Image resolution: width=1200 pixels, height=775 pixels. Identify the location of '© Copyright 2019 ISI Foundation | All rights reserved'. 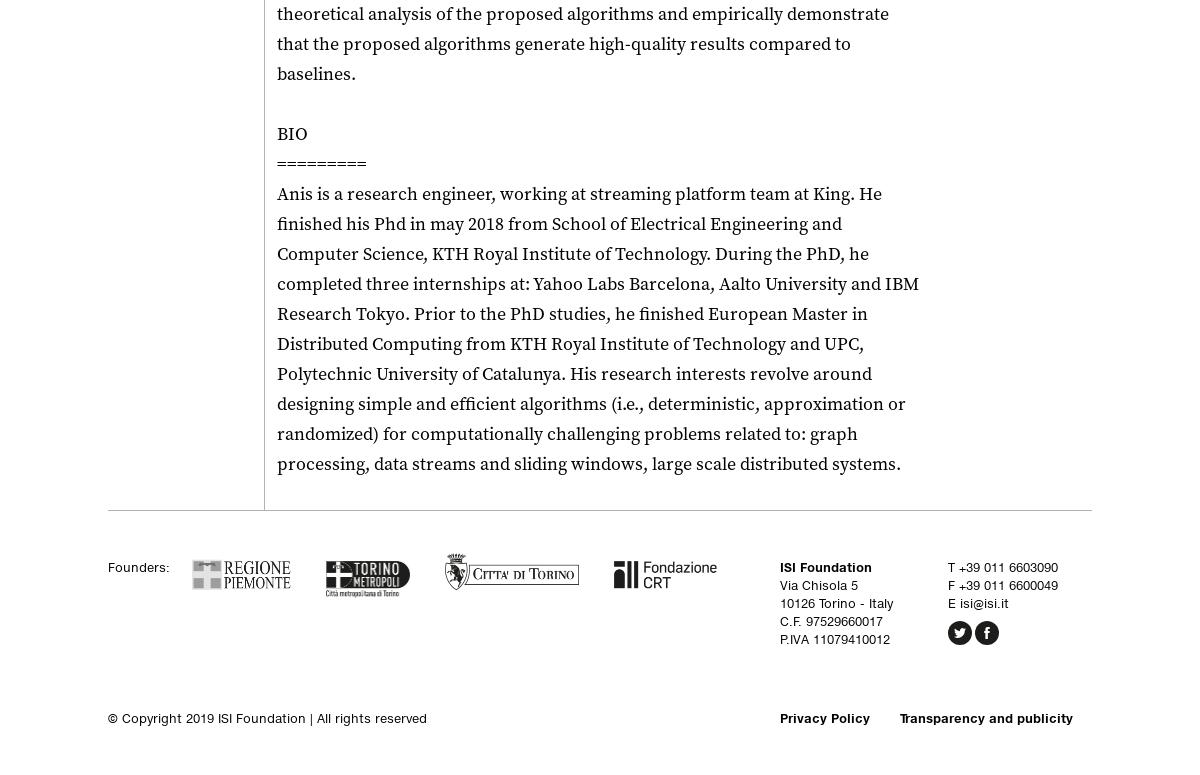
(266, 718).